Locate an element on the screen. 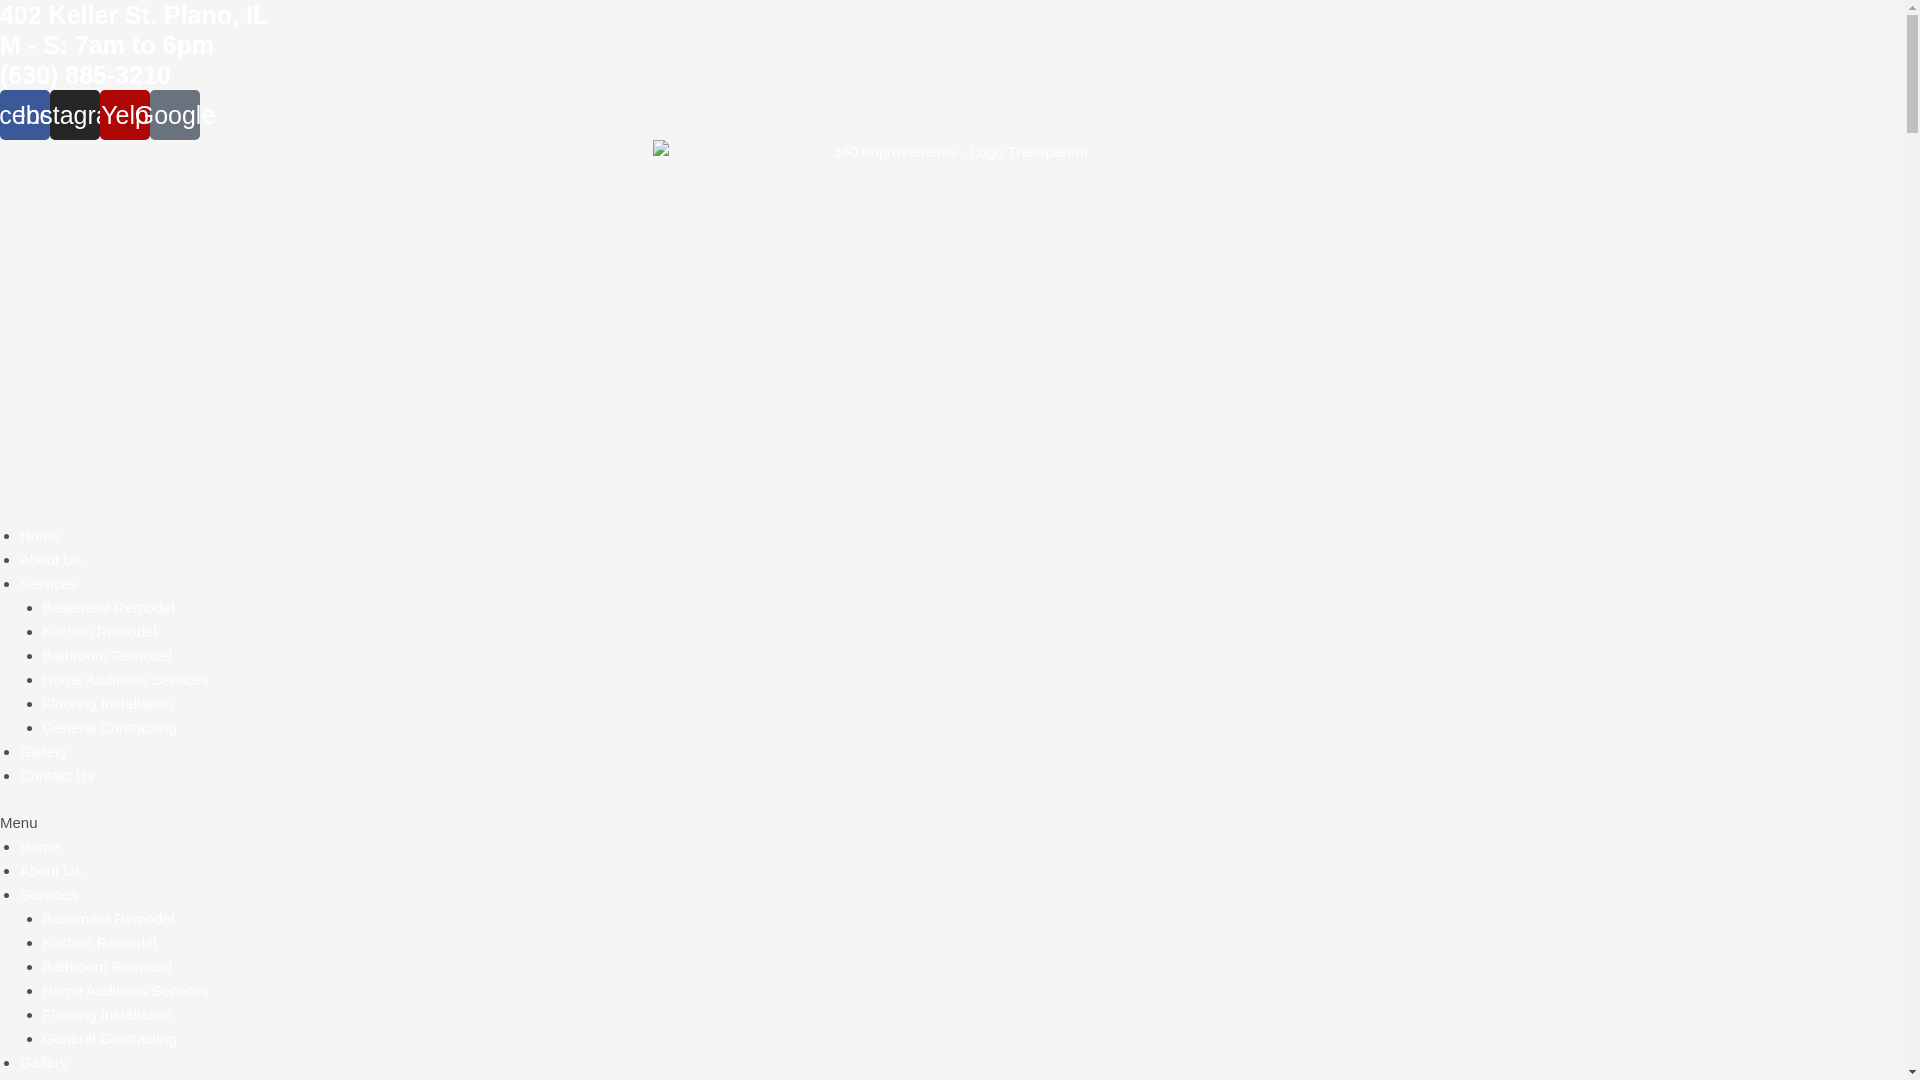 The width and height of the screenshot is (1920, 1080). 'Bathroom Remodel' is located at coordinates (105, 655).